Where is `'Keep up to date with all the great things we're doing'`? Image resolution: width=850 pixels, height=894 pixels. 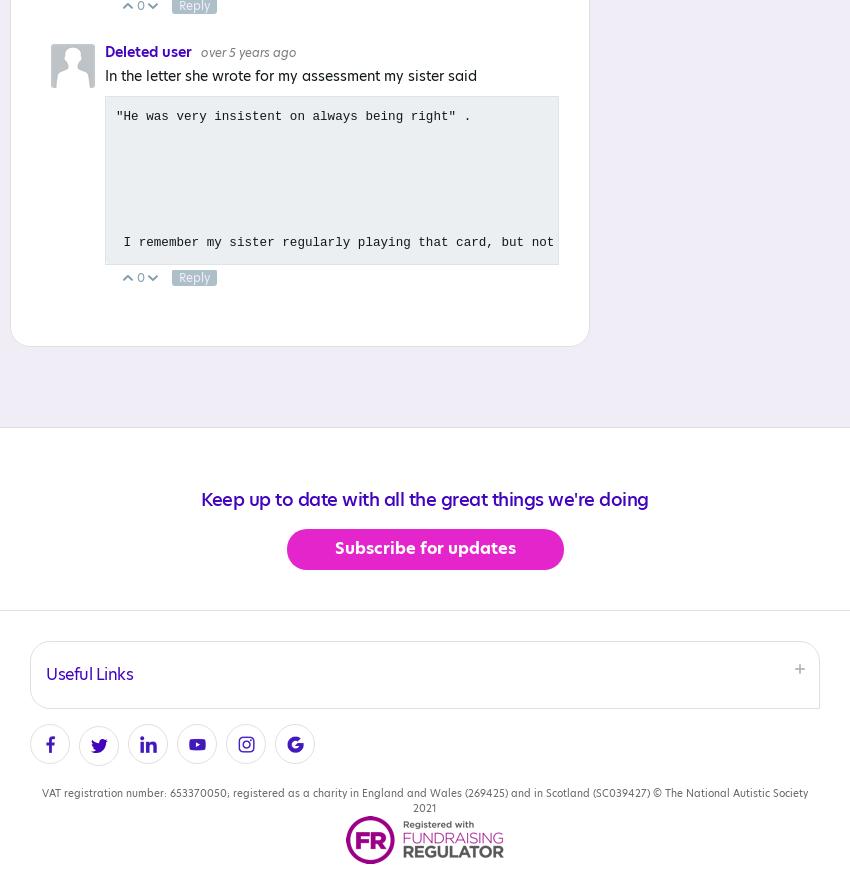
'Keep up to date with all the great things we're doing' is located at coordinates (424, 500).